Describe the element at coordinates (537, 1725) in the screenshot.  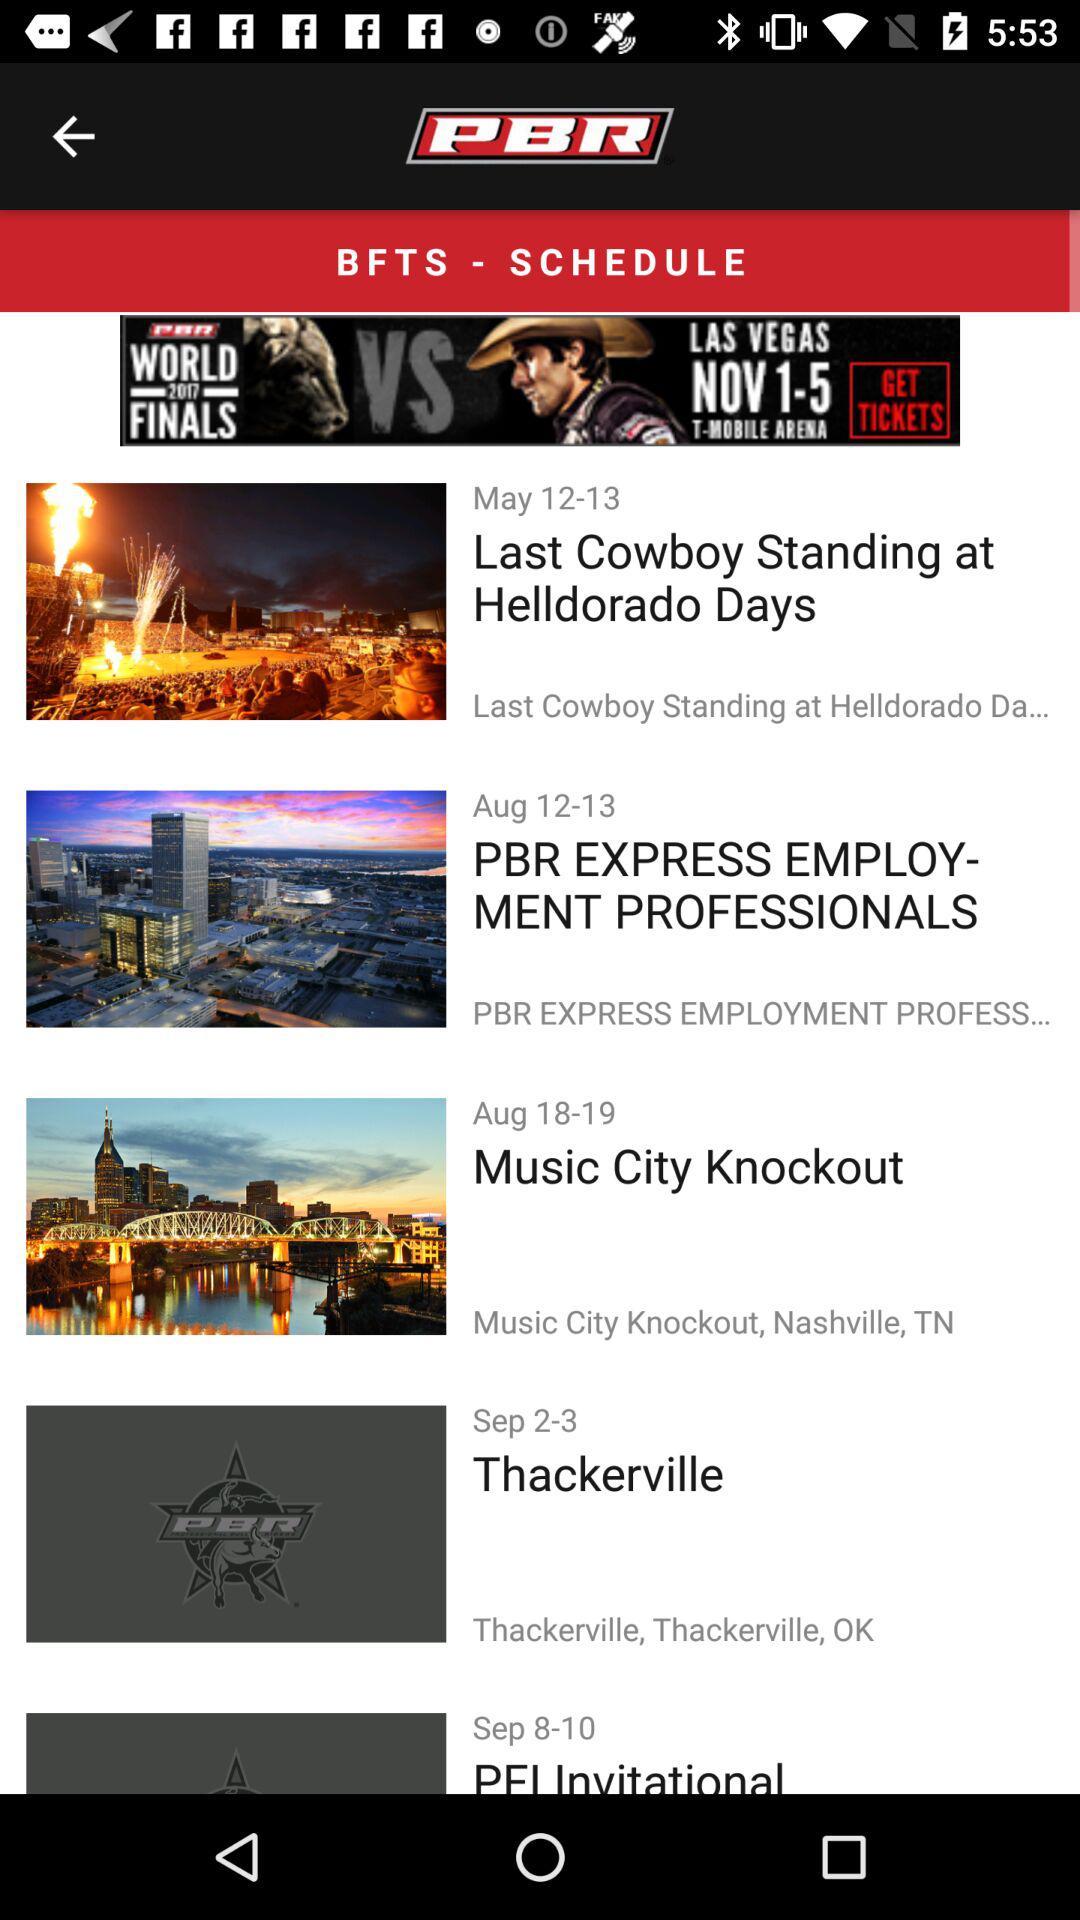
I see `icon above the pfi invitational item` at that location.